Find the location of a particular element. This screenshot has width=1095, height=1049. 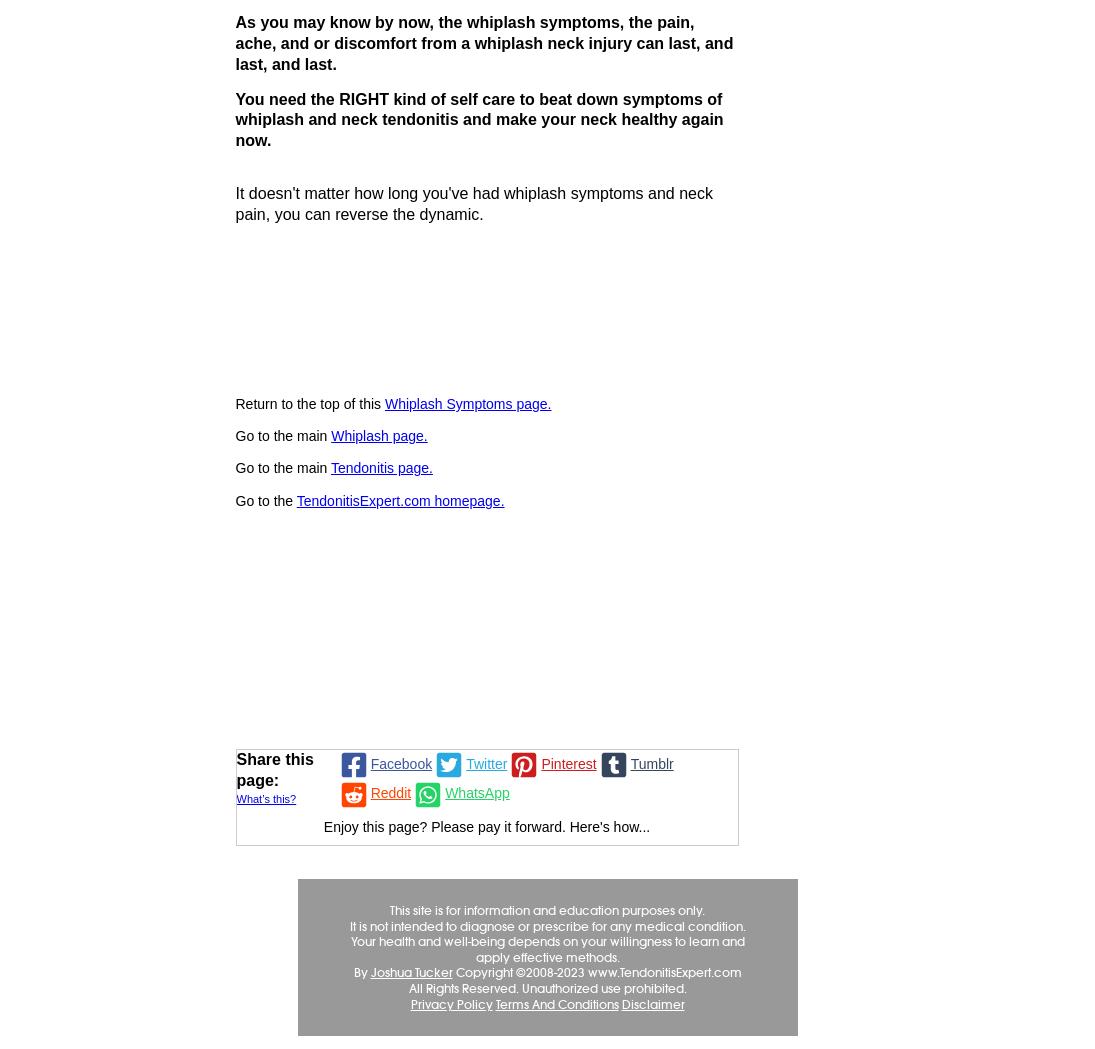

'TendonitisExpert.com homepage.' is located at coordinates (399, 498).